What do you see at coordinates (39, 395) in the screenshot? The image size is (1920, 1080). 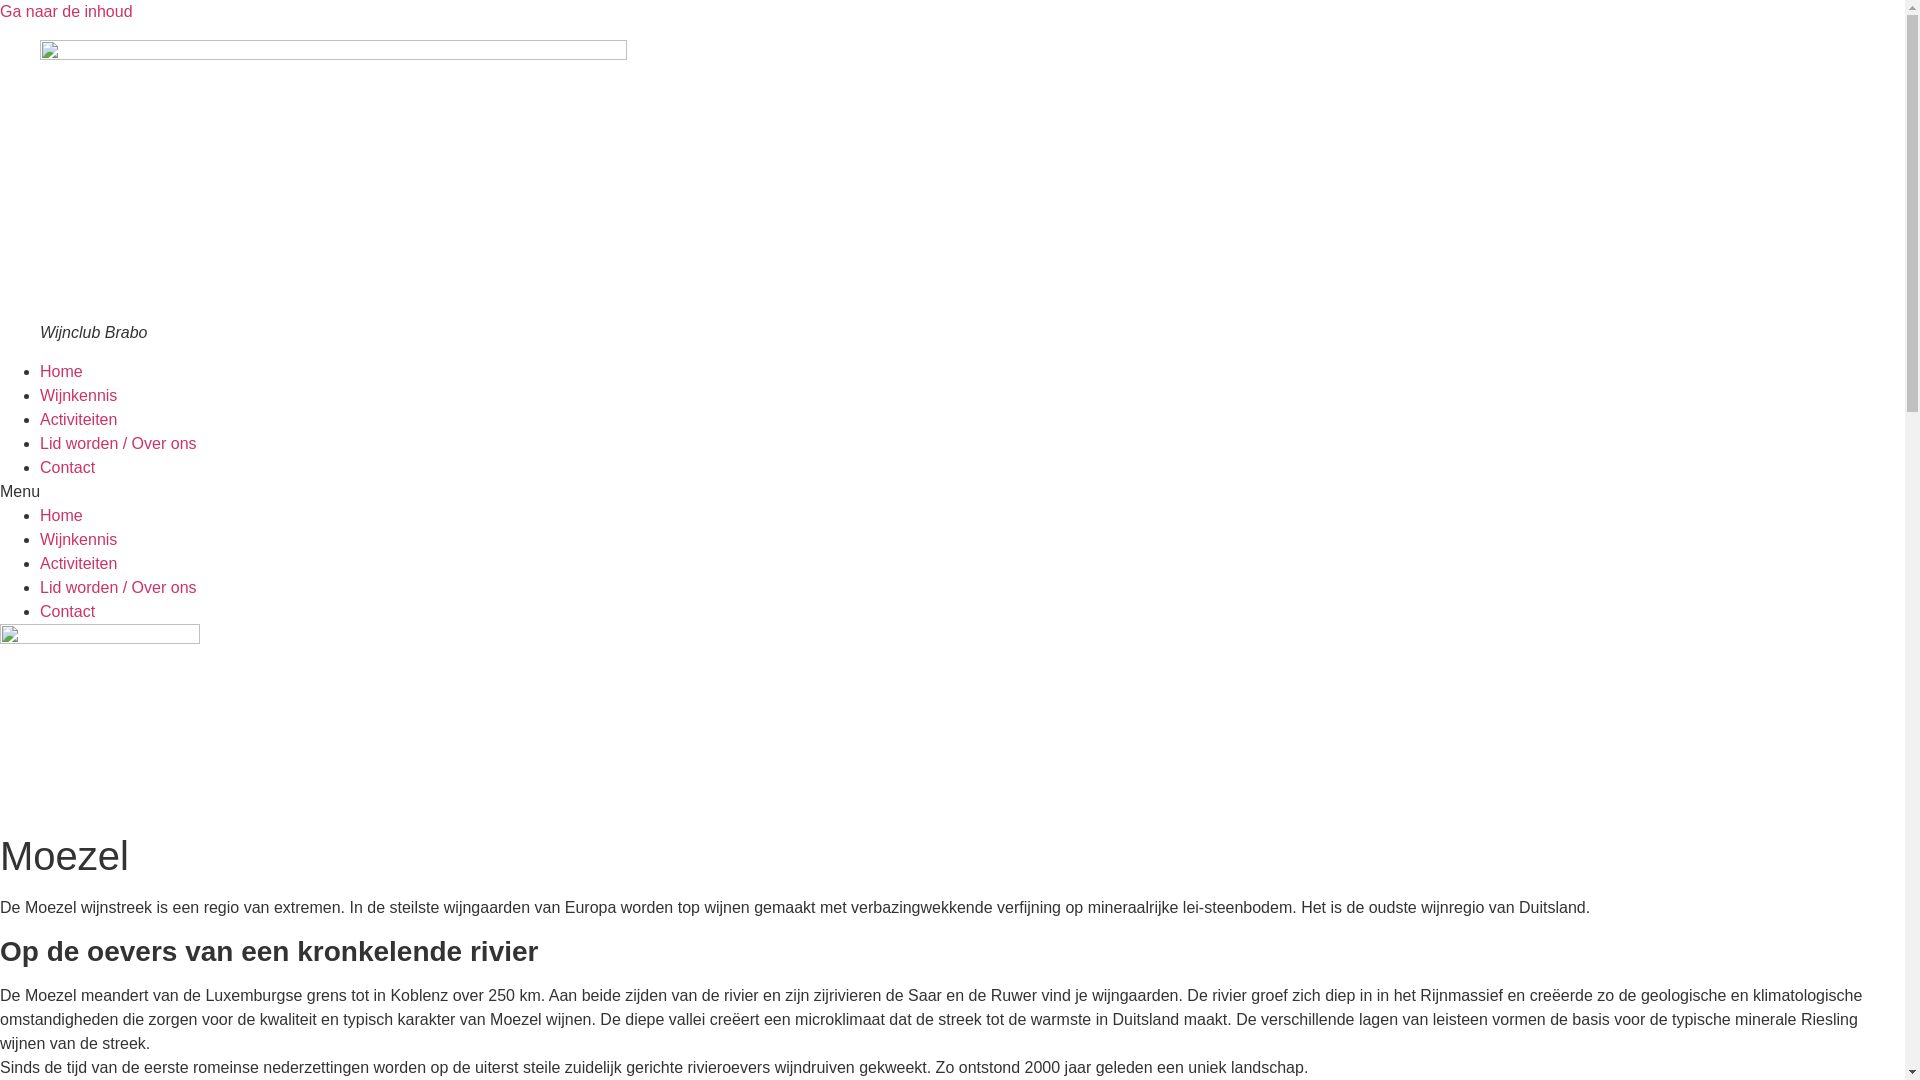 I see `'Wijnkennis'` at bounding box center [39, 395].